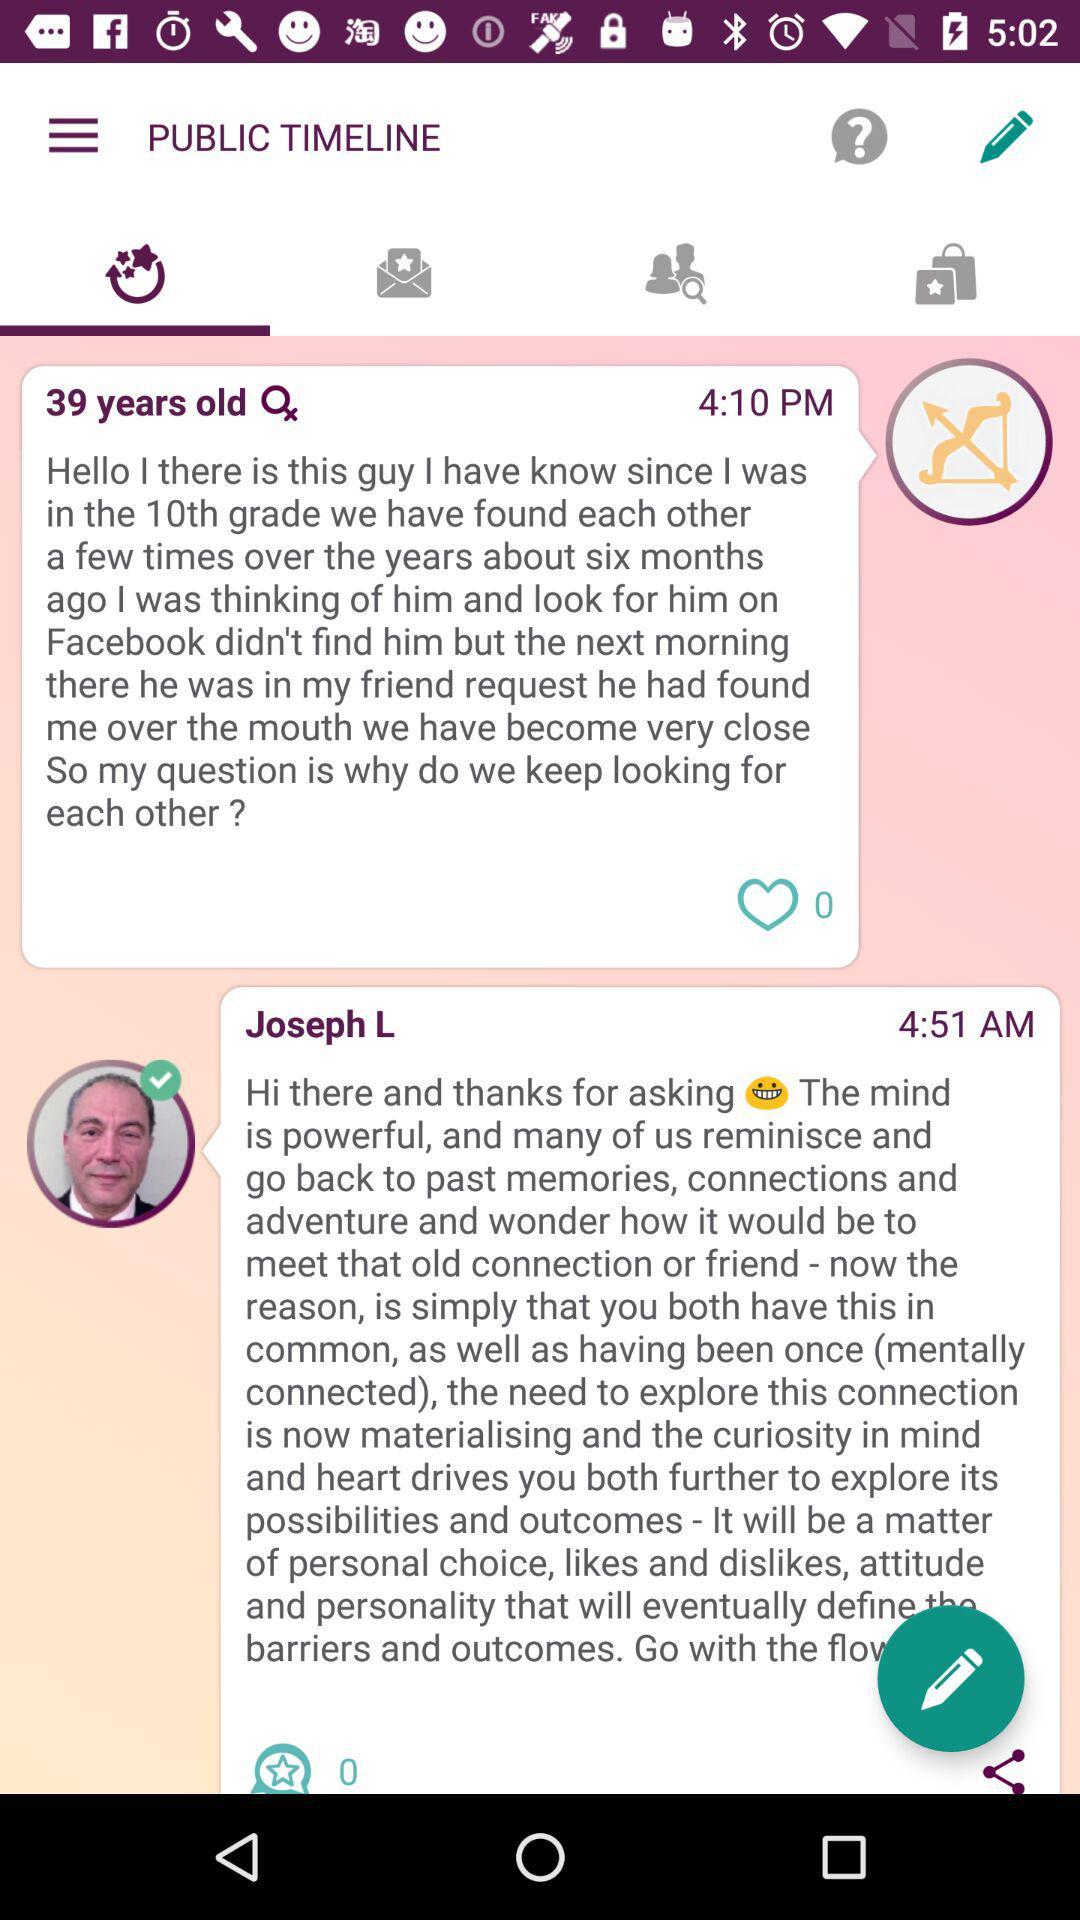 This screenshot has height=1920, width=1080. Describe the element at coordinates (950, 1678) in the screenshot. I see `a shortcurt to write a new message` at that location.